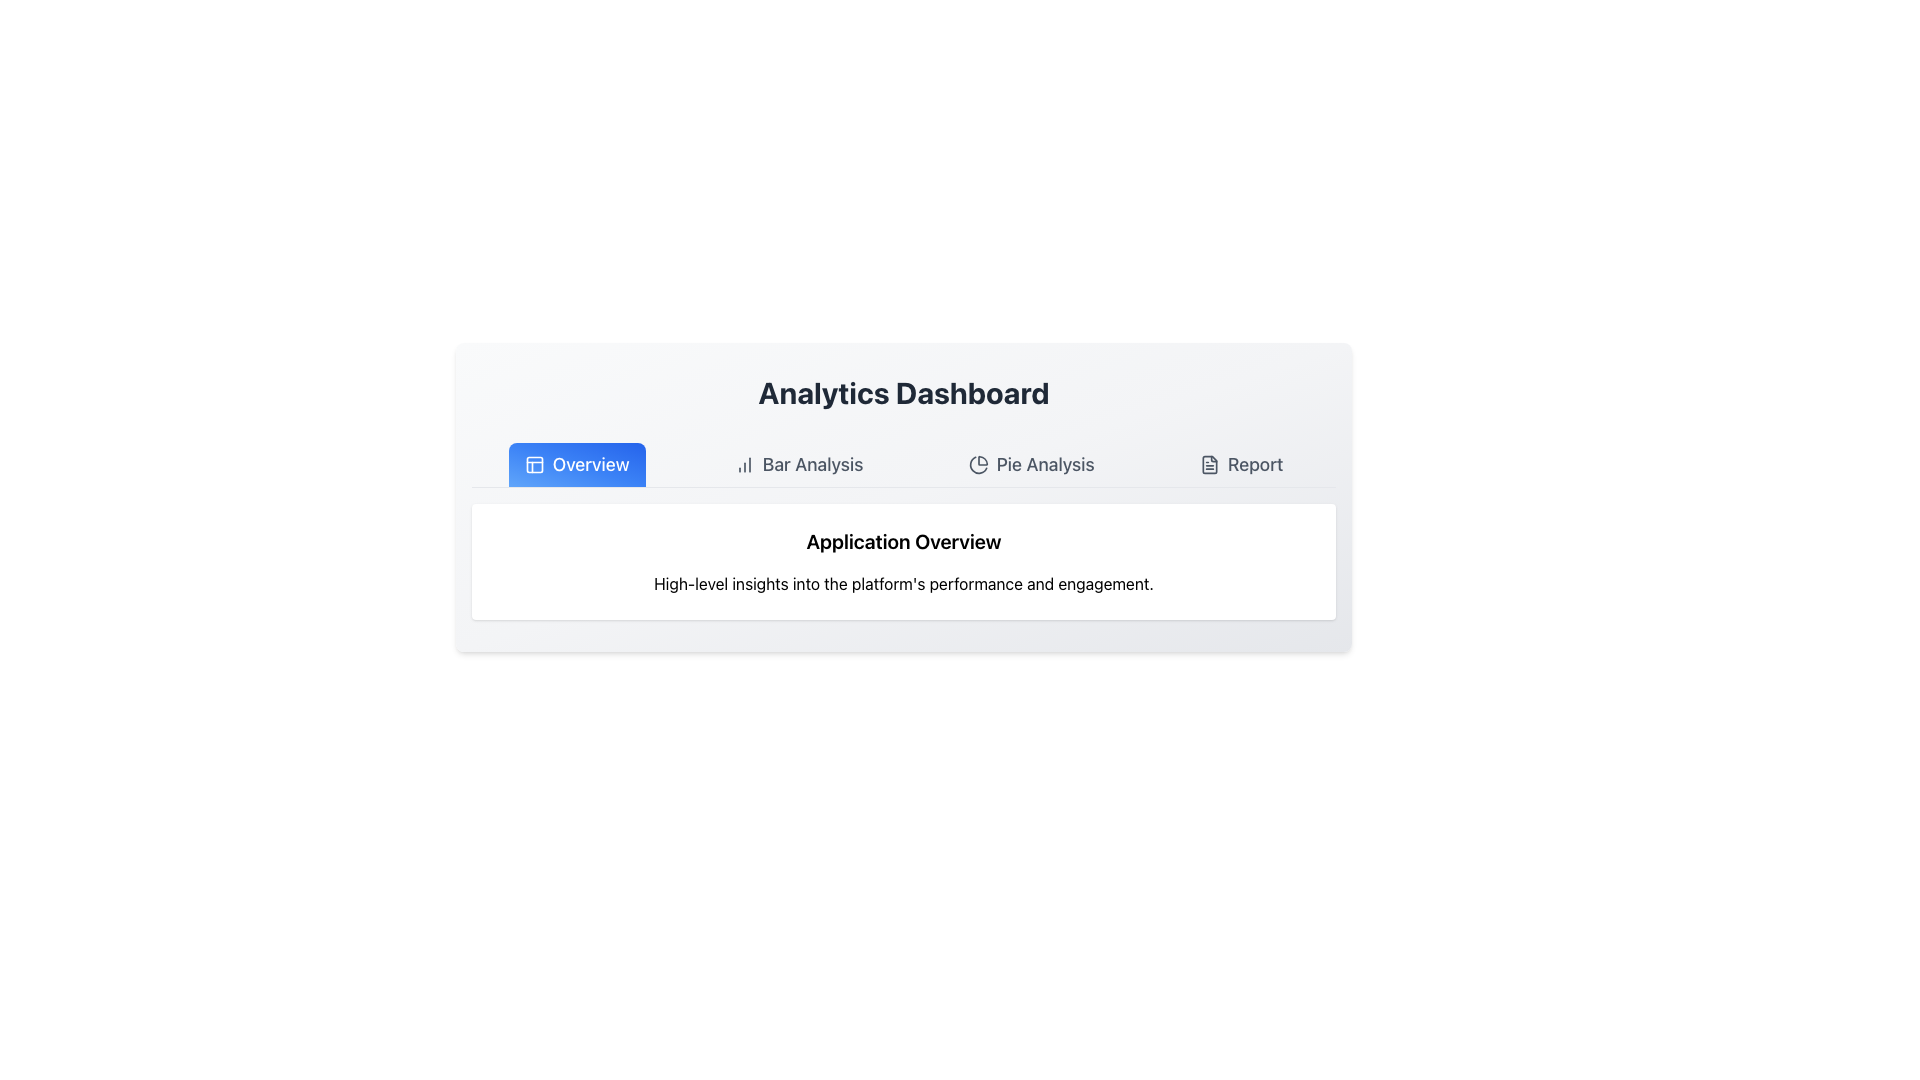  Describe the element at coordinates (576, 465) in the screenshot. I see `the 'Overview' navigation button located at the top left of the interface to possibly reveal additional information or a tooltip` at that location.